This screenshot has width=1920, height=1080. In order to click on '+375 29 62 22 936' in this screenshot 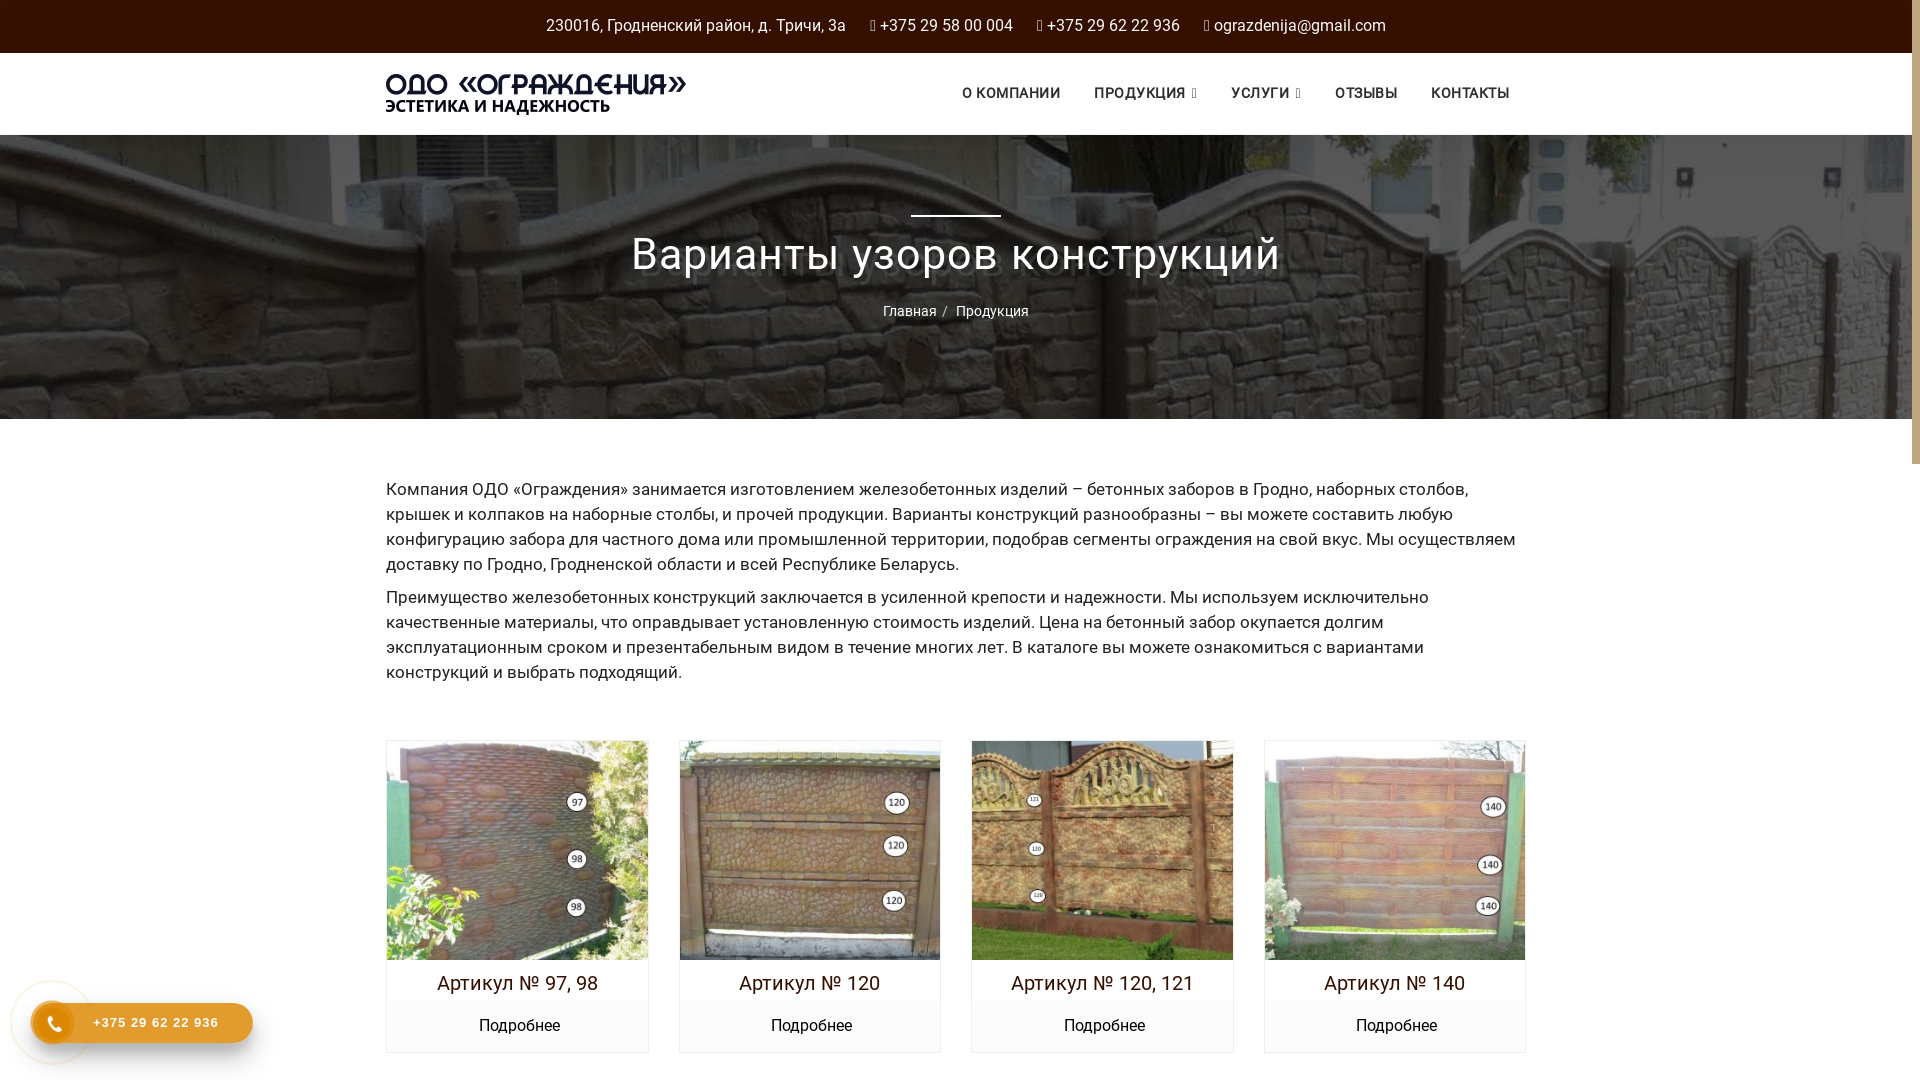, I will do `click(142, 1022)`.